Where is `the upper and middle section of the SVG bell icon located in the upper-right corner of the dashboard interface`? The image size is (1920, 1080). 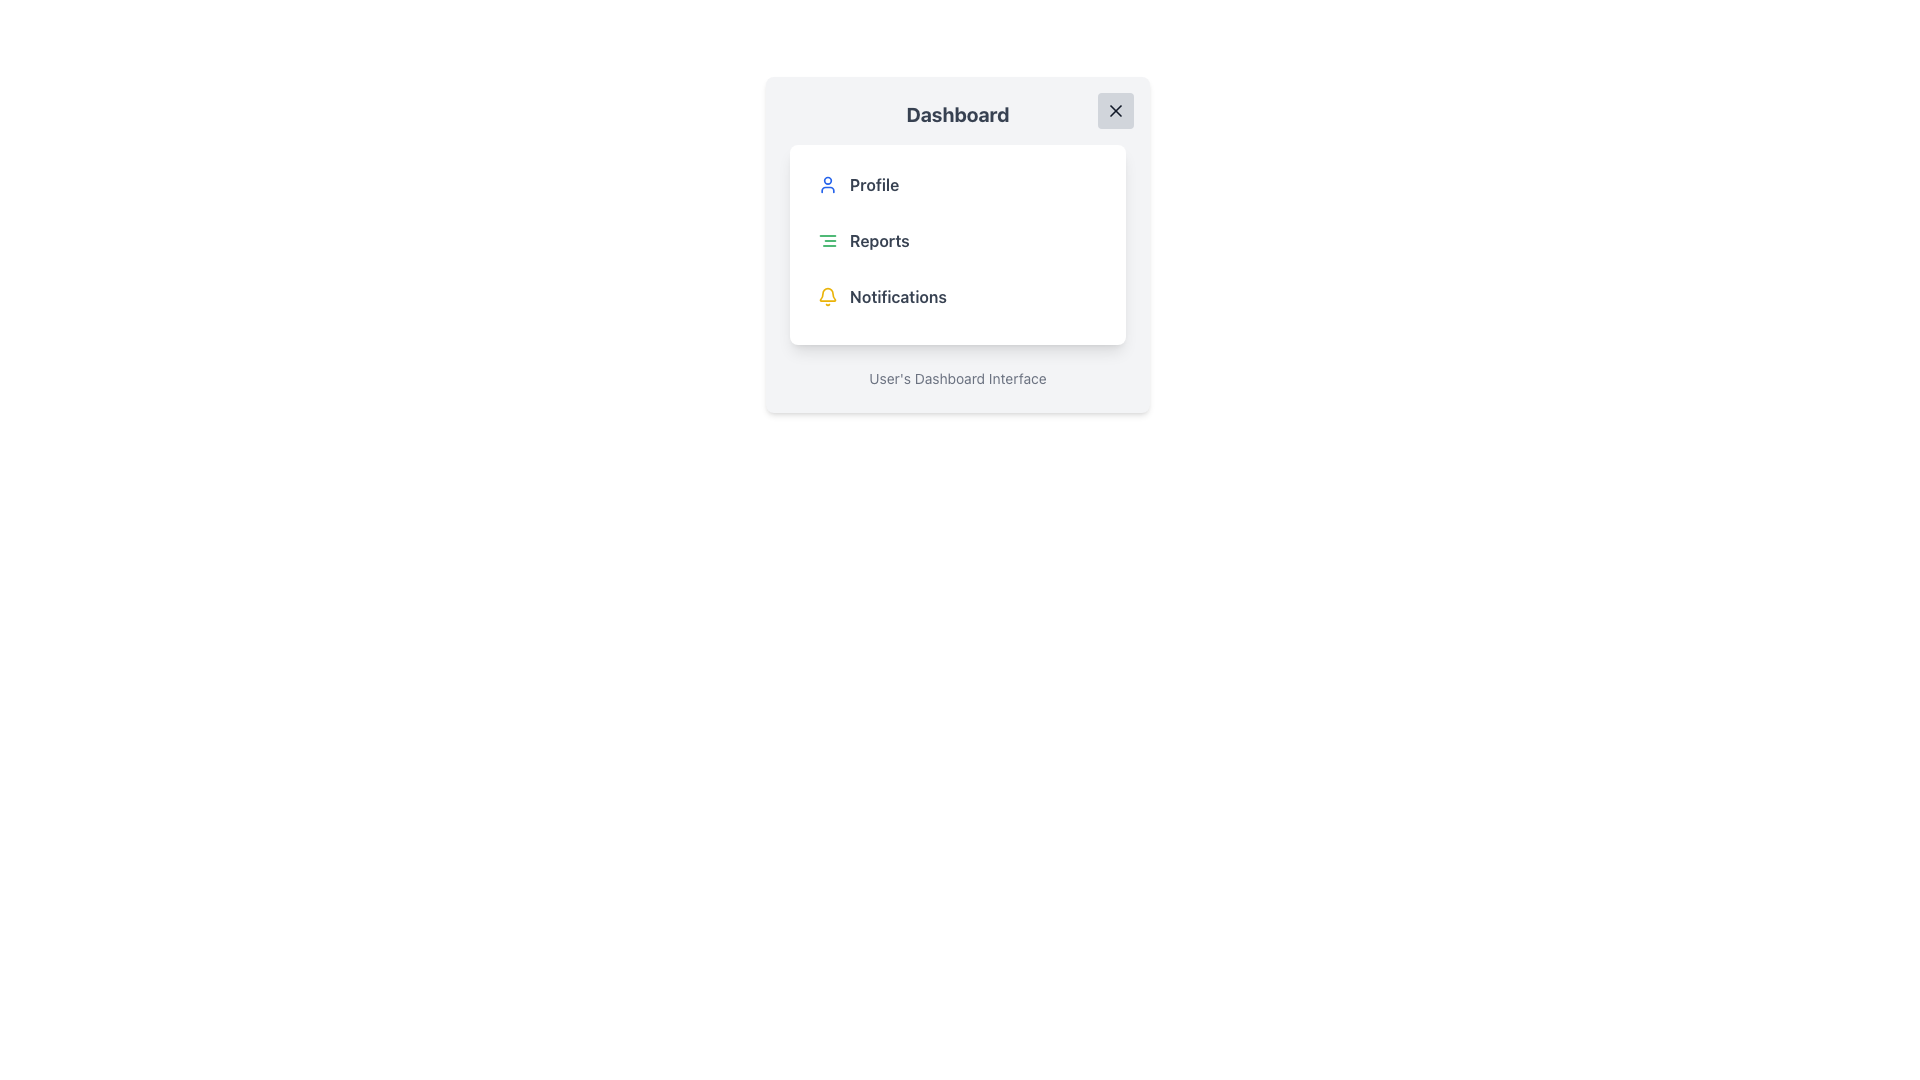 the upper and middle section of the SVG bell icon located in the upper-right corner of the dashboard interface is located at coordinates (828, 294).